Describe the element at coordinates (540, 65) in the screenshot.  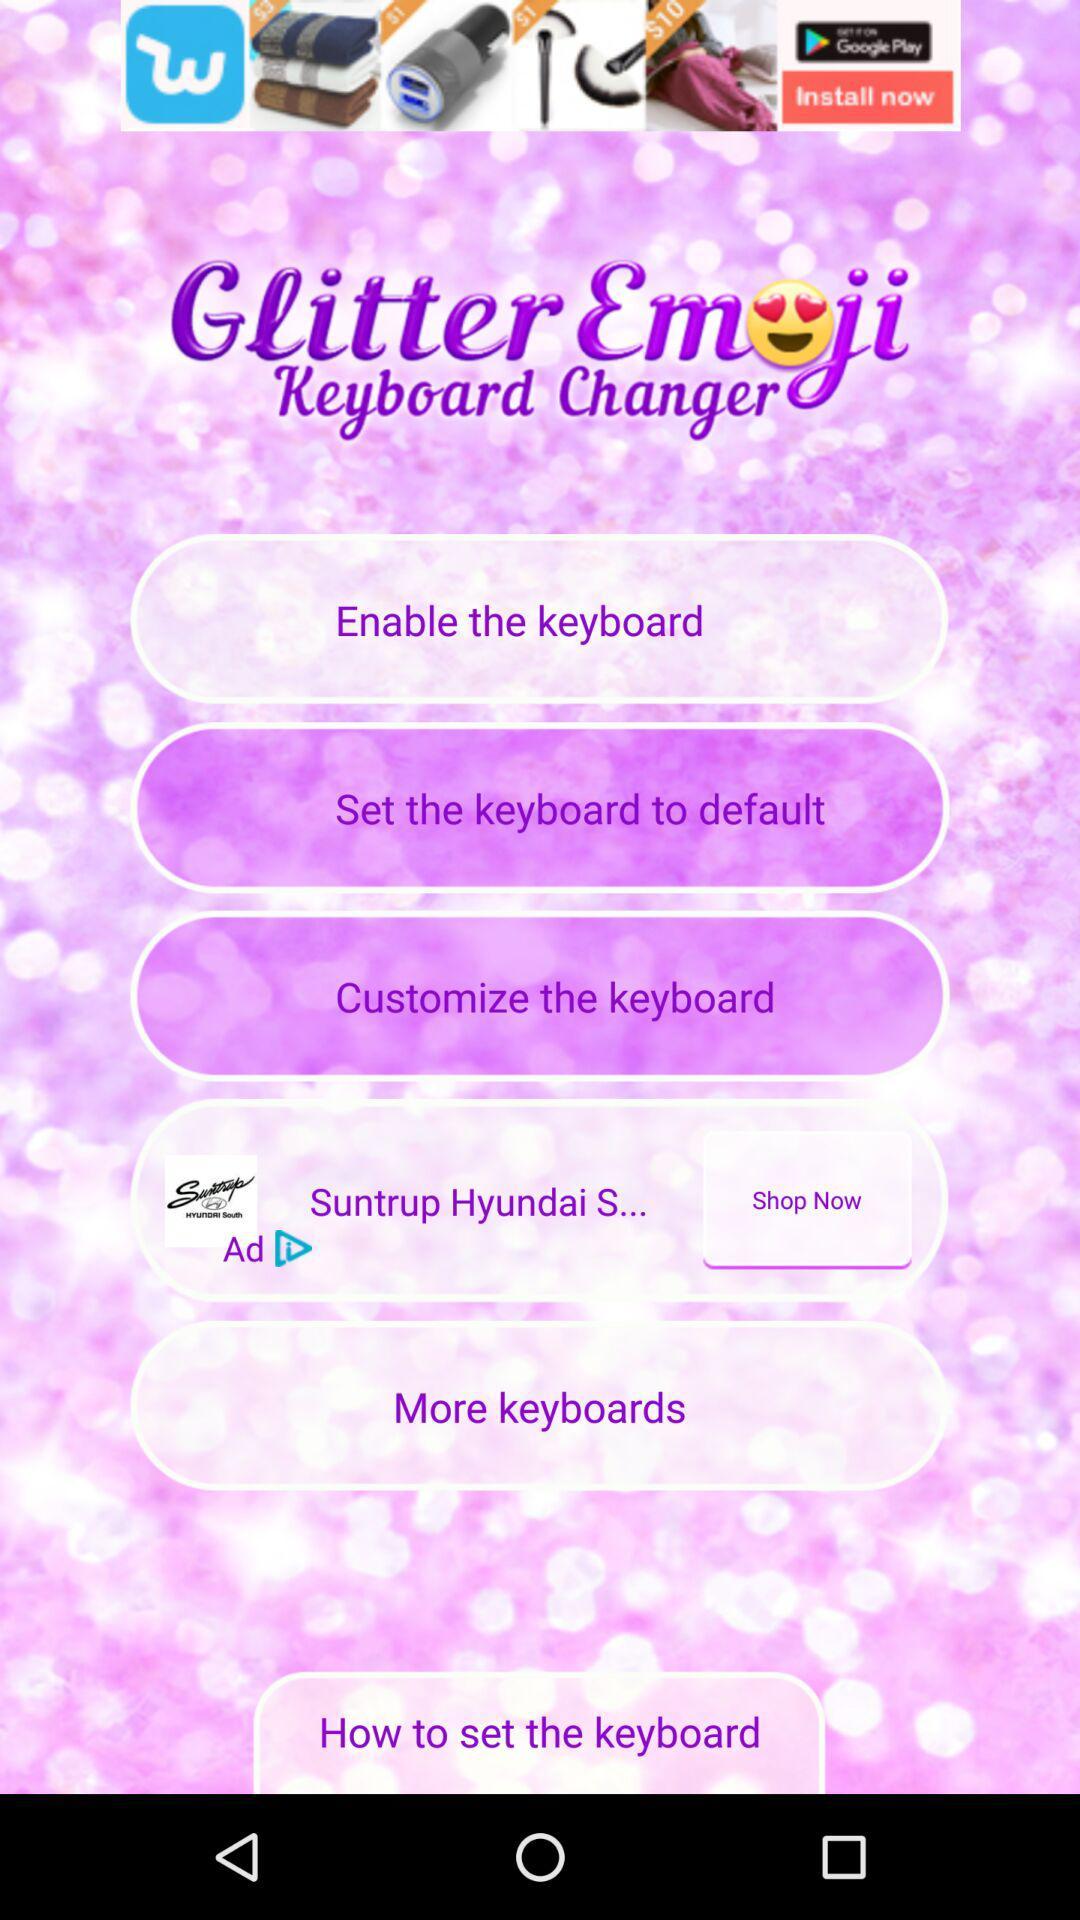
I see `click advertisement` at that location.